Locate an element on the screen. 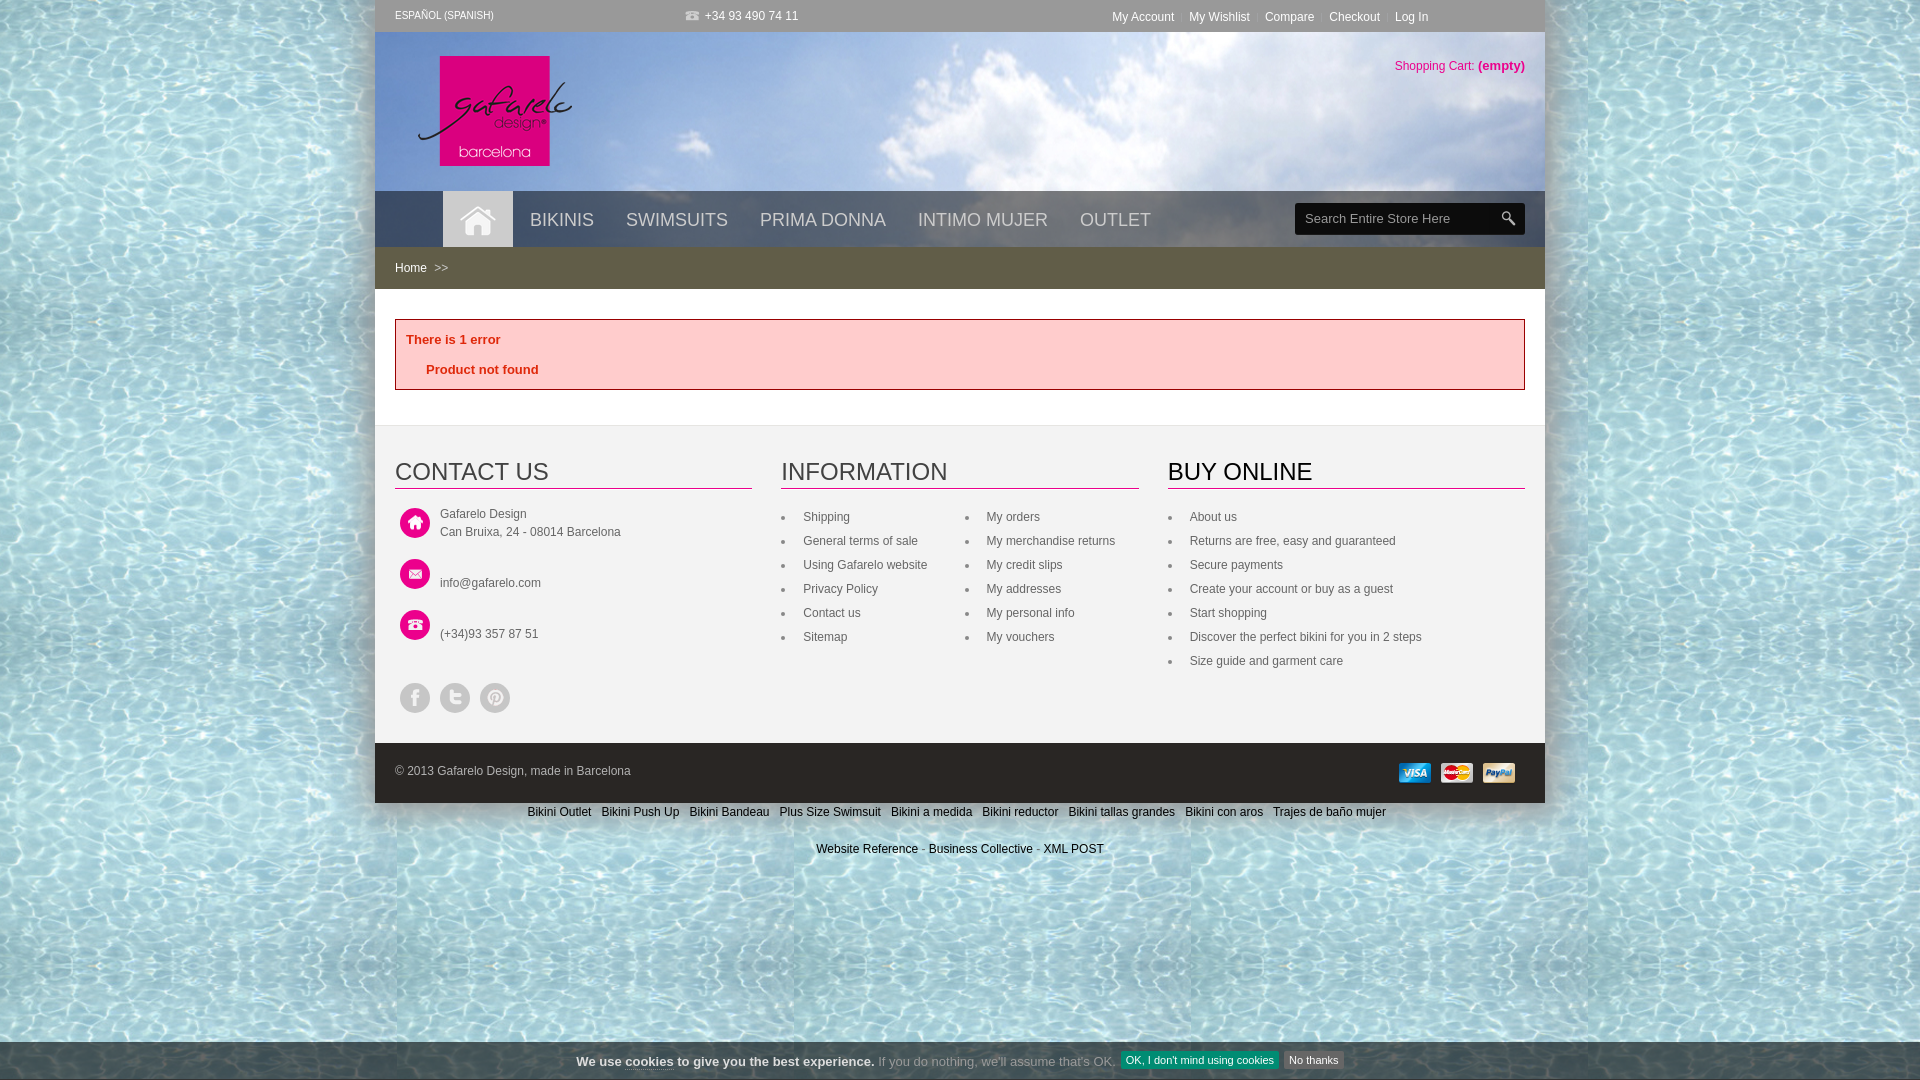 The image size is (1920, 1080). 'My merchandise returns' is located at coordinates (982, 540).